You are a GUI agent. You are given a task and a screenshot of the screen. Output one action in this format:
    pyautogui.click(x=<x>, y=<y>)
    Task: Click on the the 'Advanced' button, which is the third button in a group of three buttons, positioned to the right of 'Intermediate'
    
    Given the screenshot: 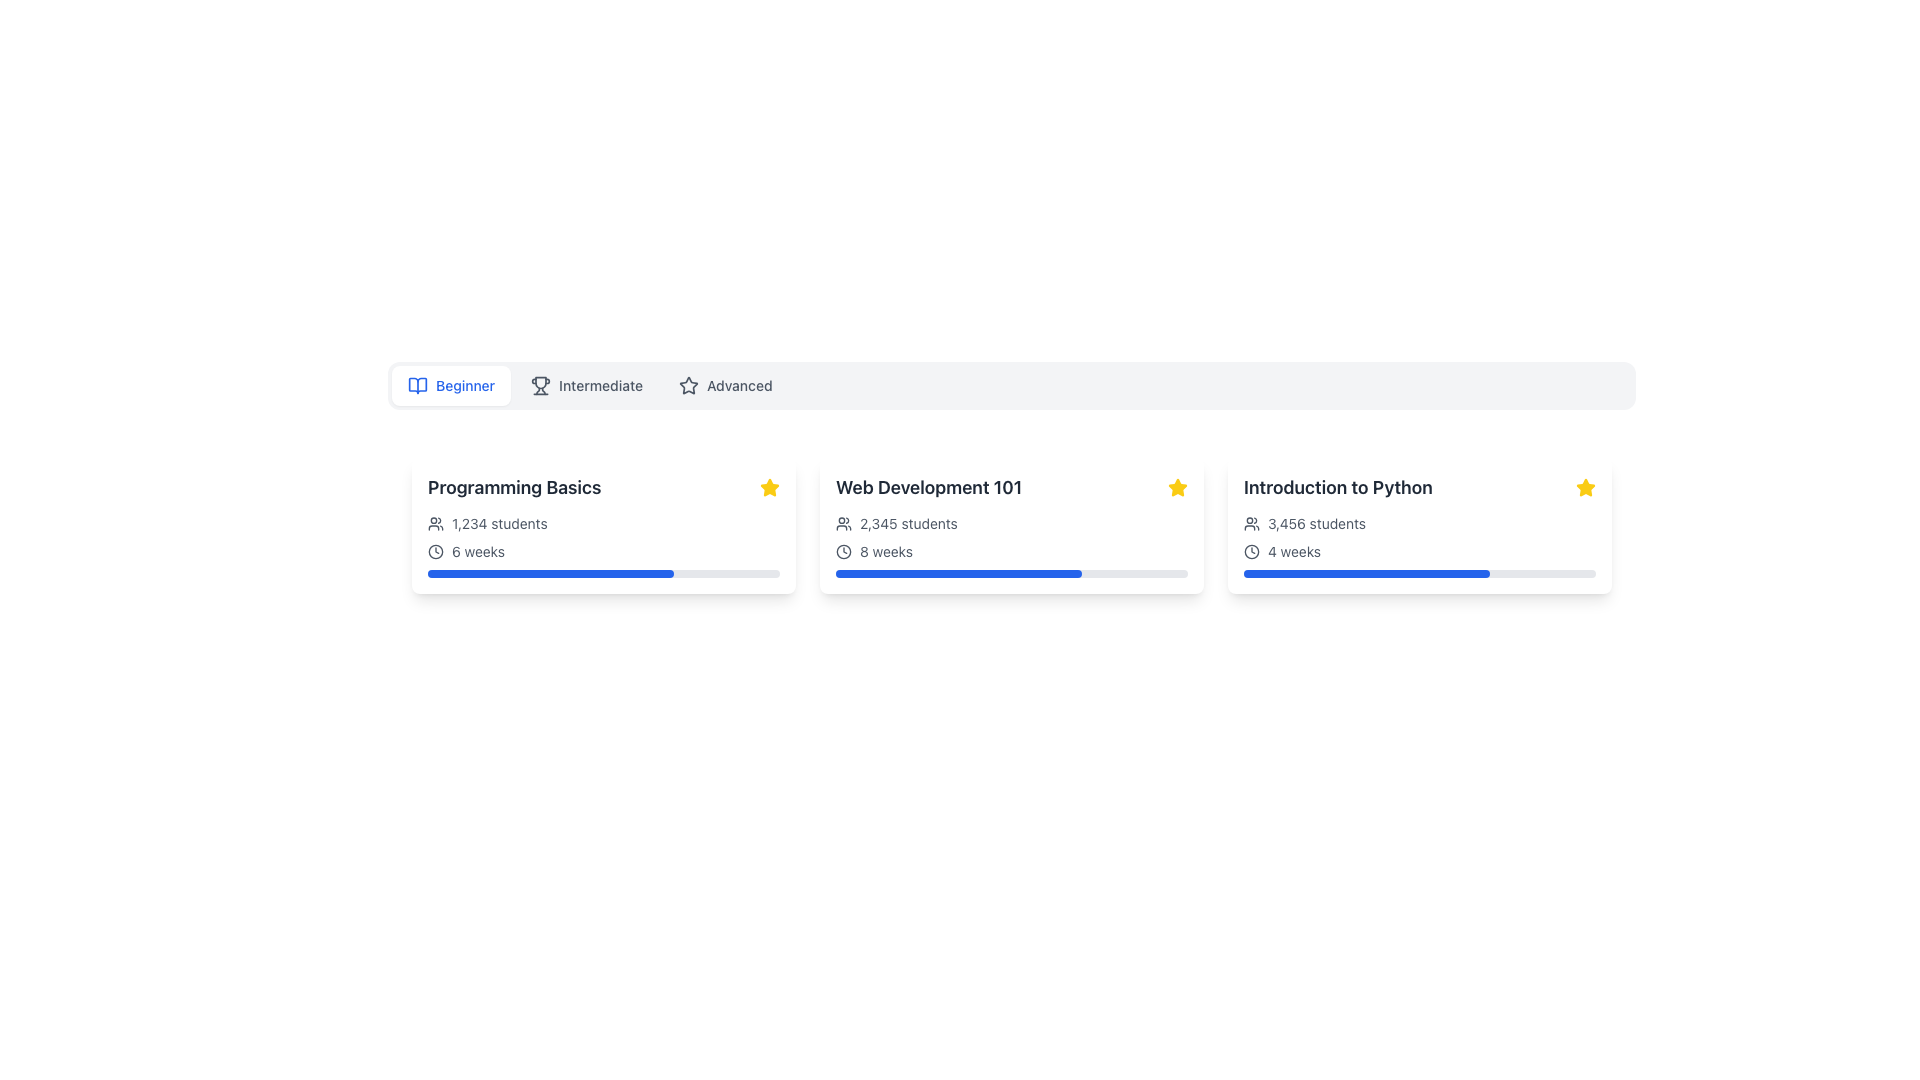 What is the action you would take?
    pyautogui.click(x=724, y=385)
    